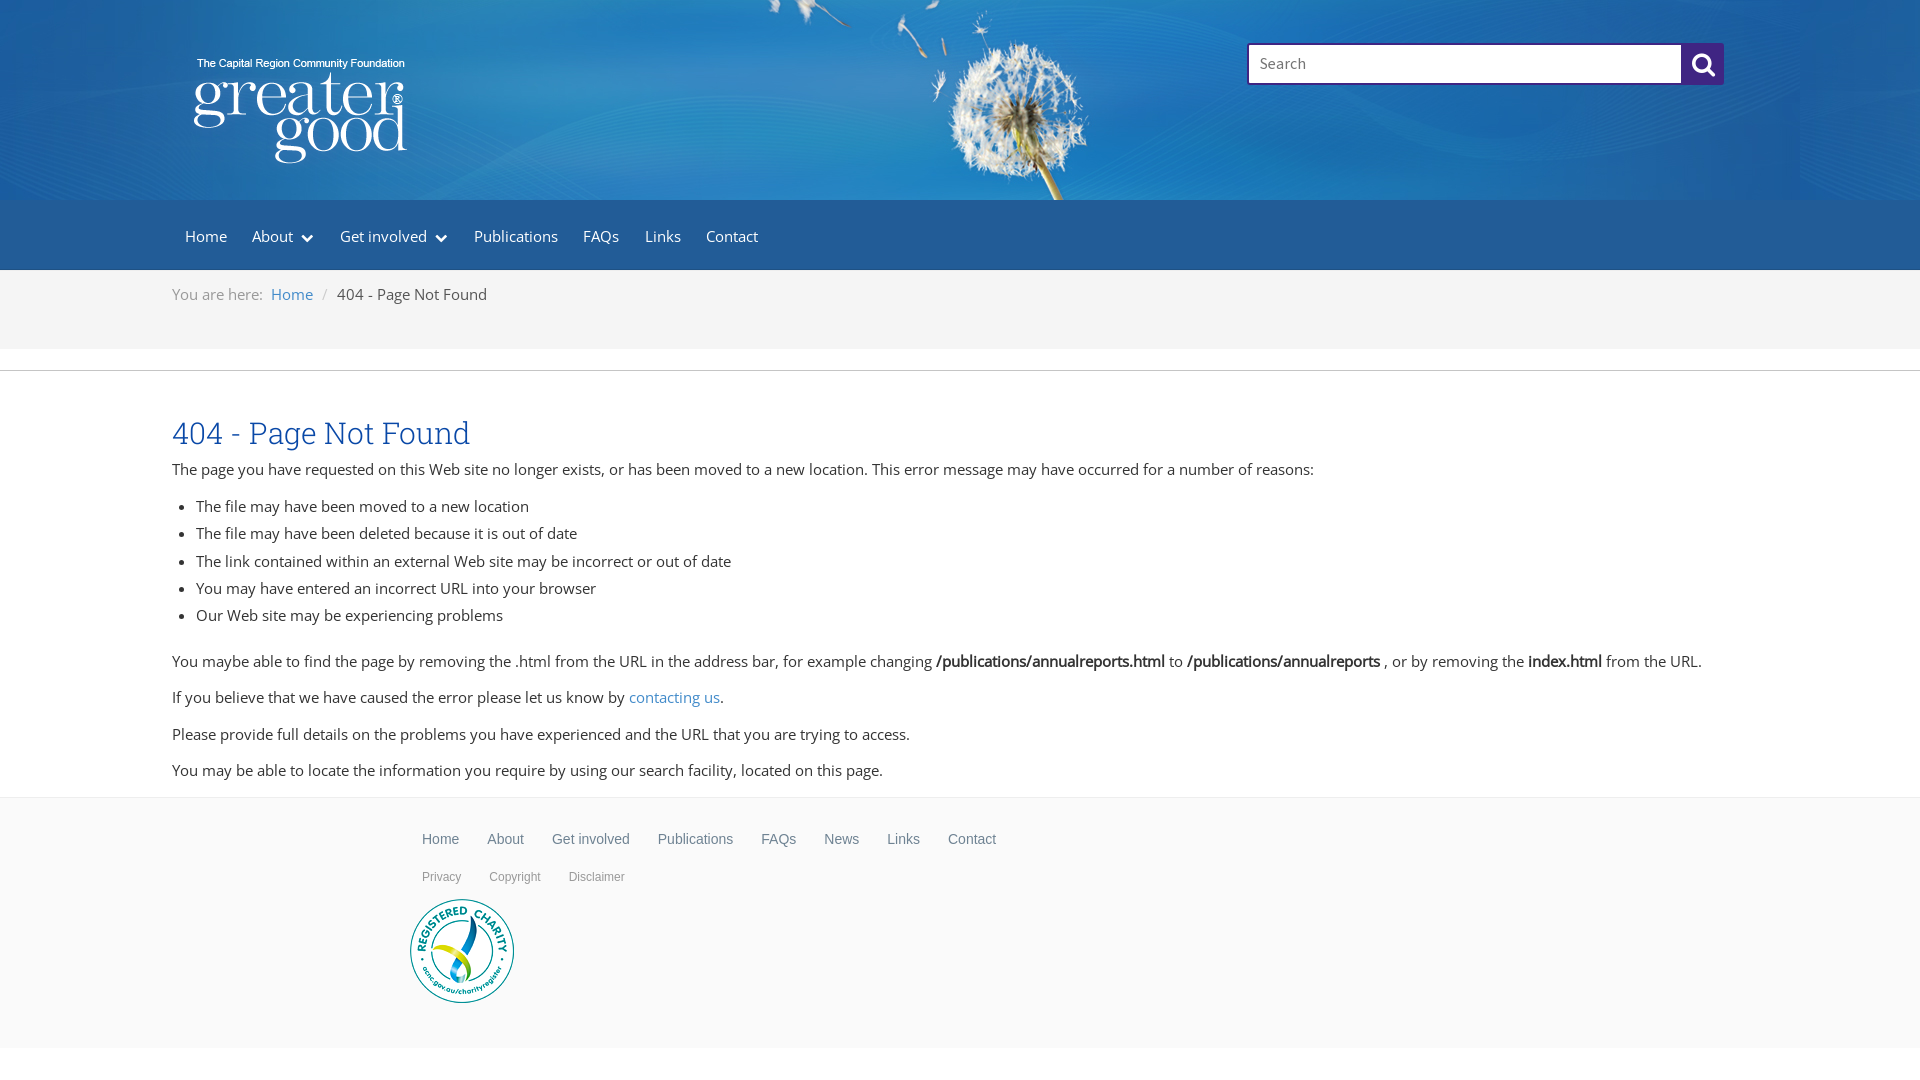 Image resolution: width=1920 pixels, height=1080 pixels. I want to click on 'ACNC Registered Charity', so click(461, 951).